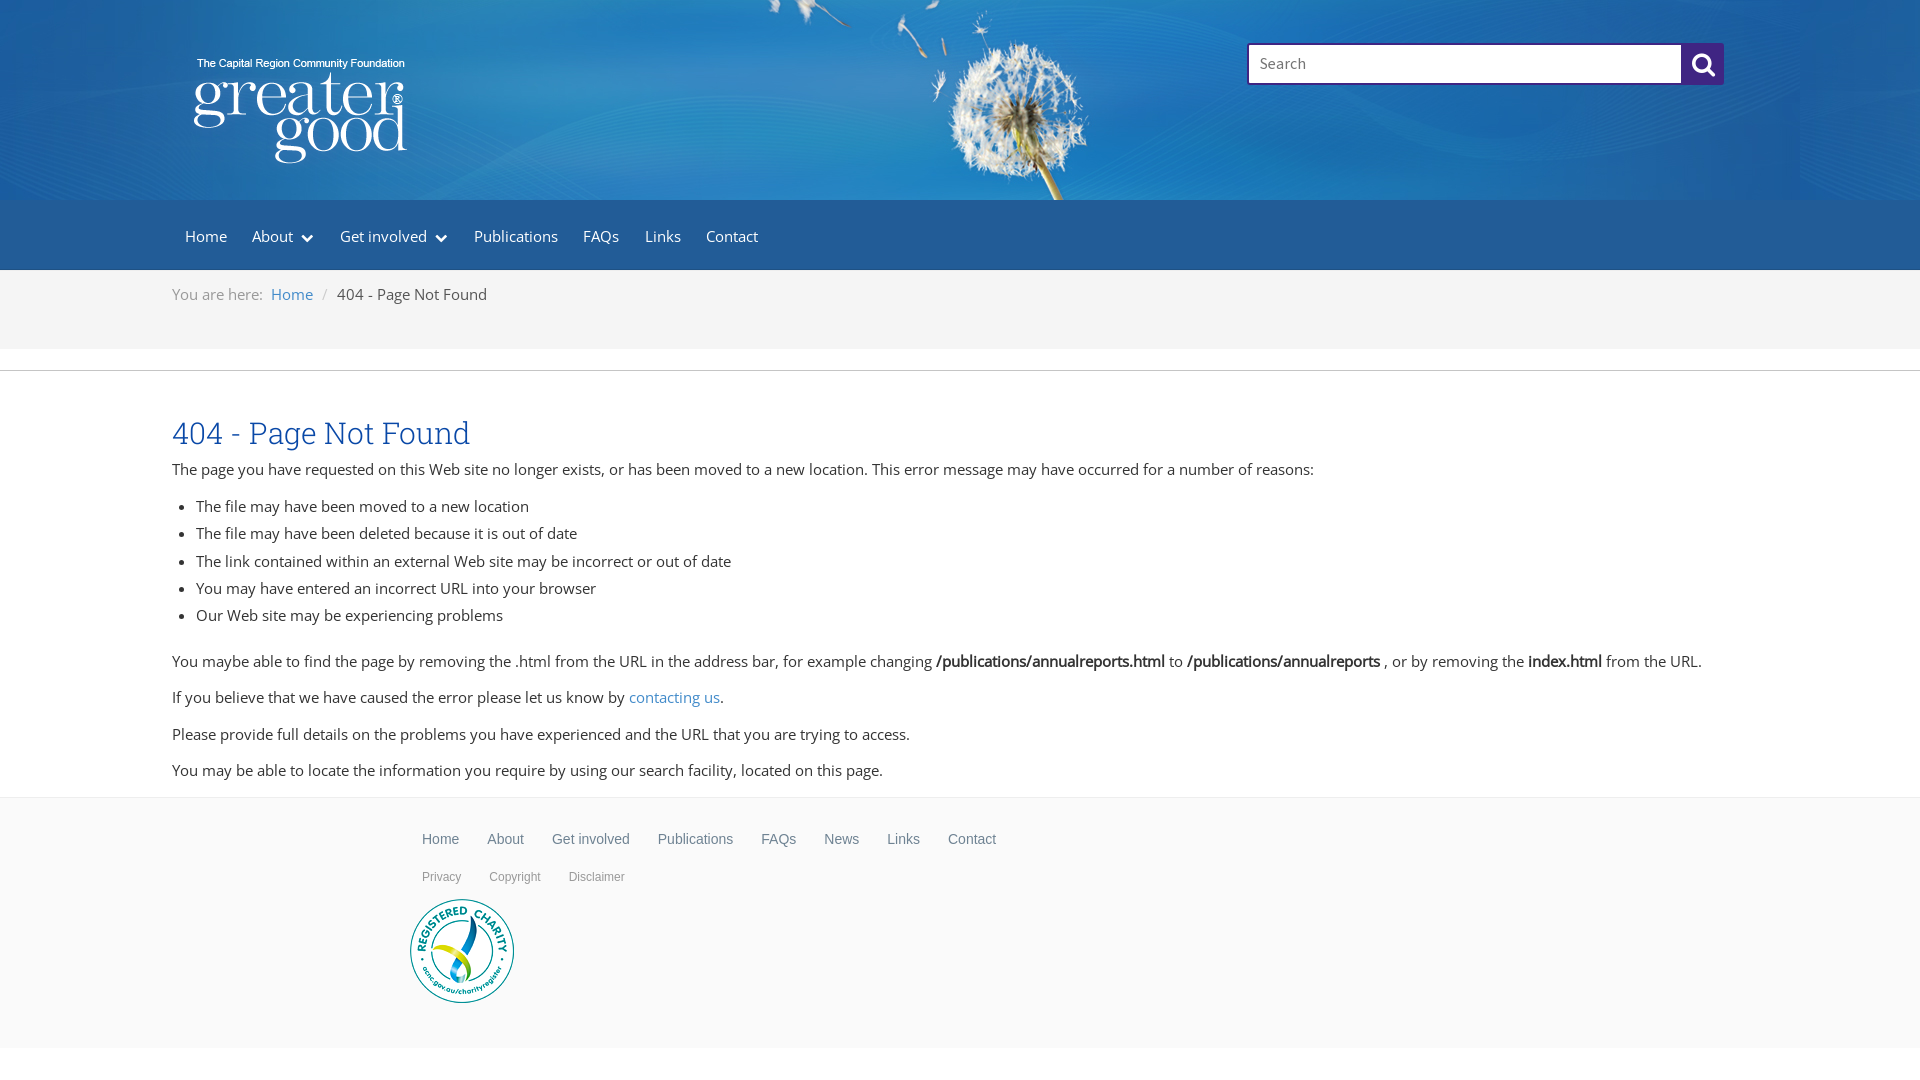 Image resolution: width=1920 pixels, height=1080 pixels. I want to click on 'ACNC Registered Charity', so click(461, 951).